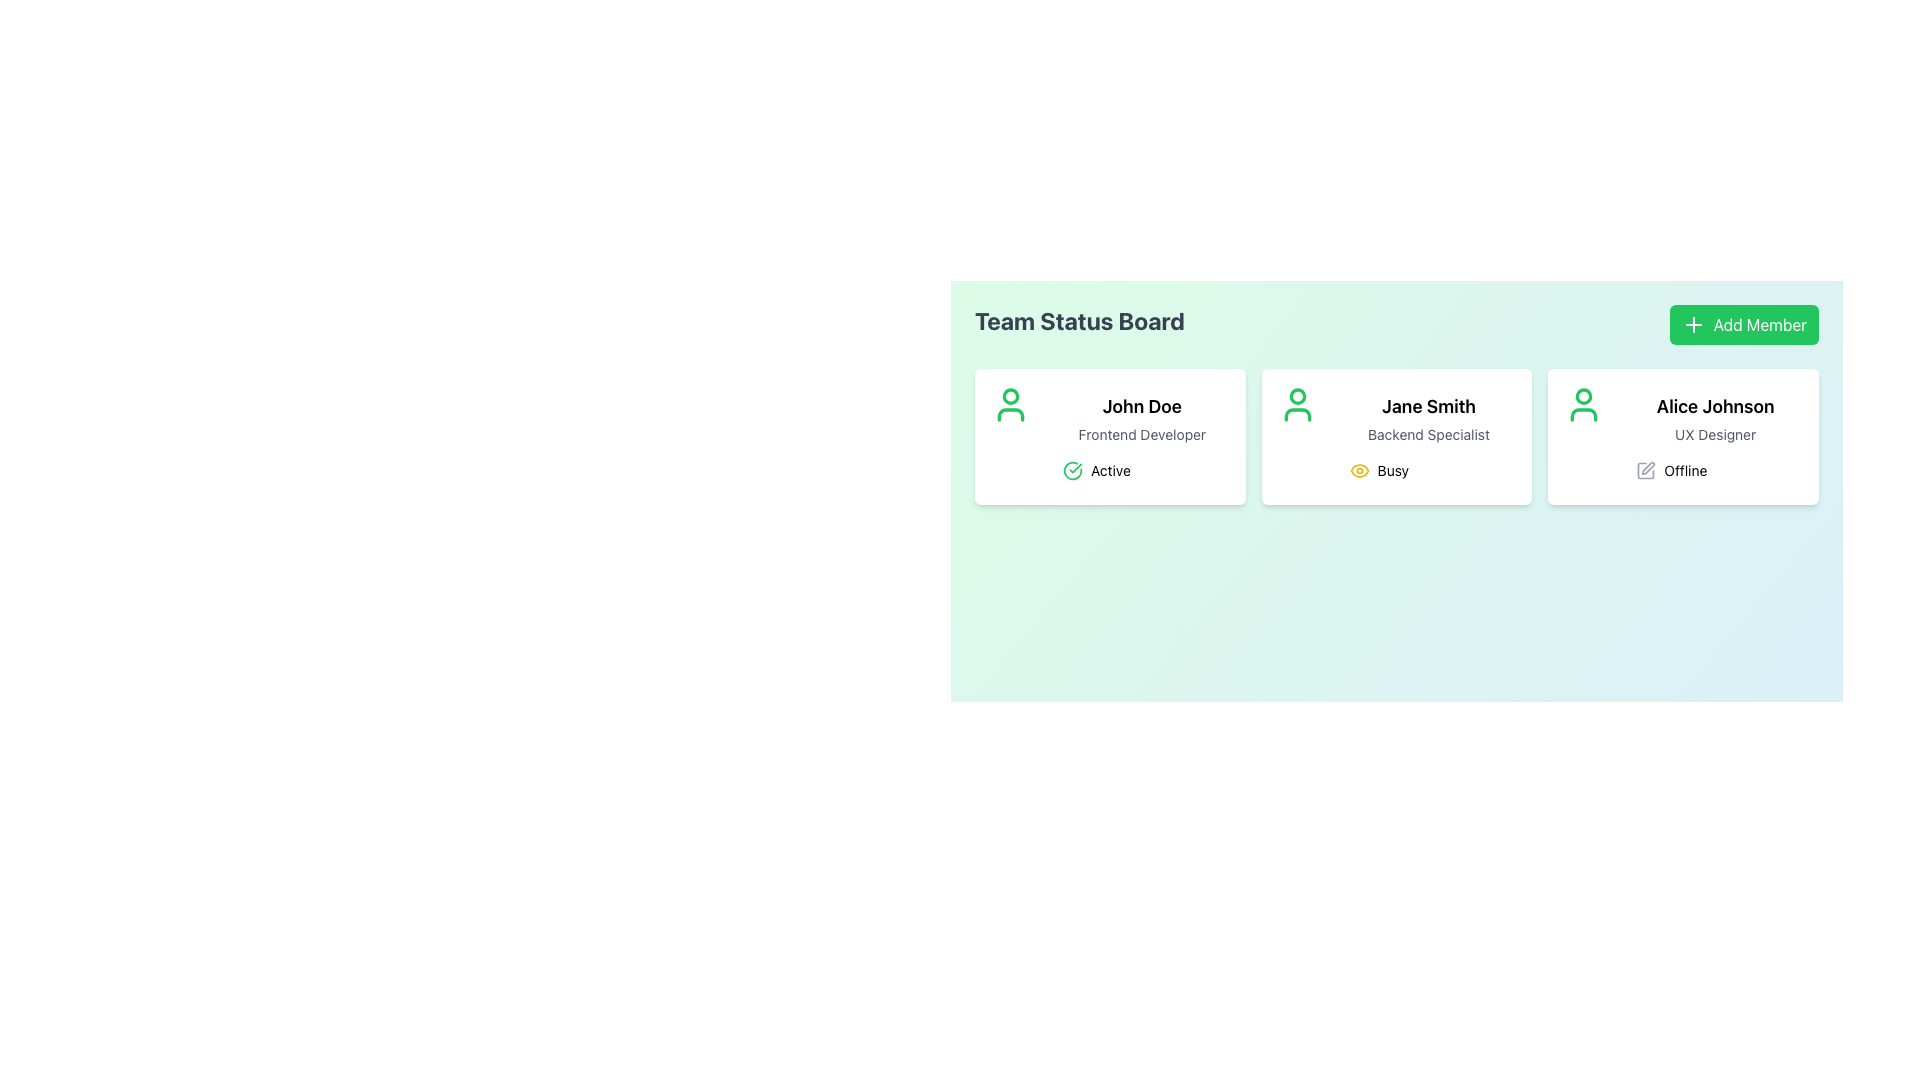 This screenshot has height=1080, width=1920. Describe the element at coordinates (1743, 323) in the screenshot. I see `keyboard navigation` at that location.